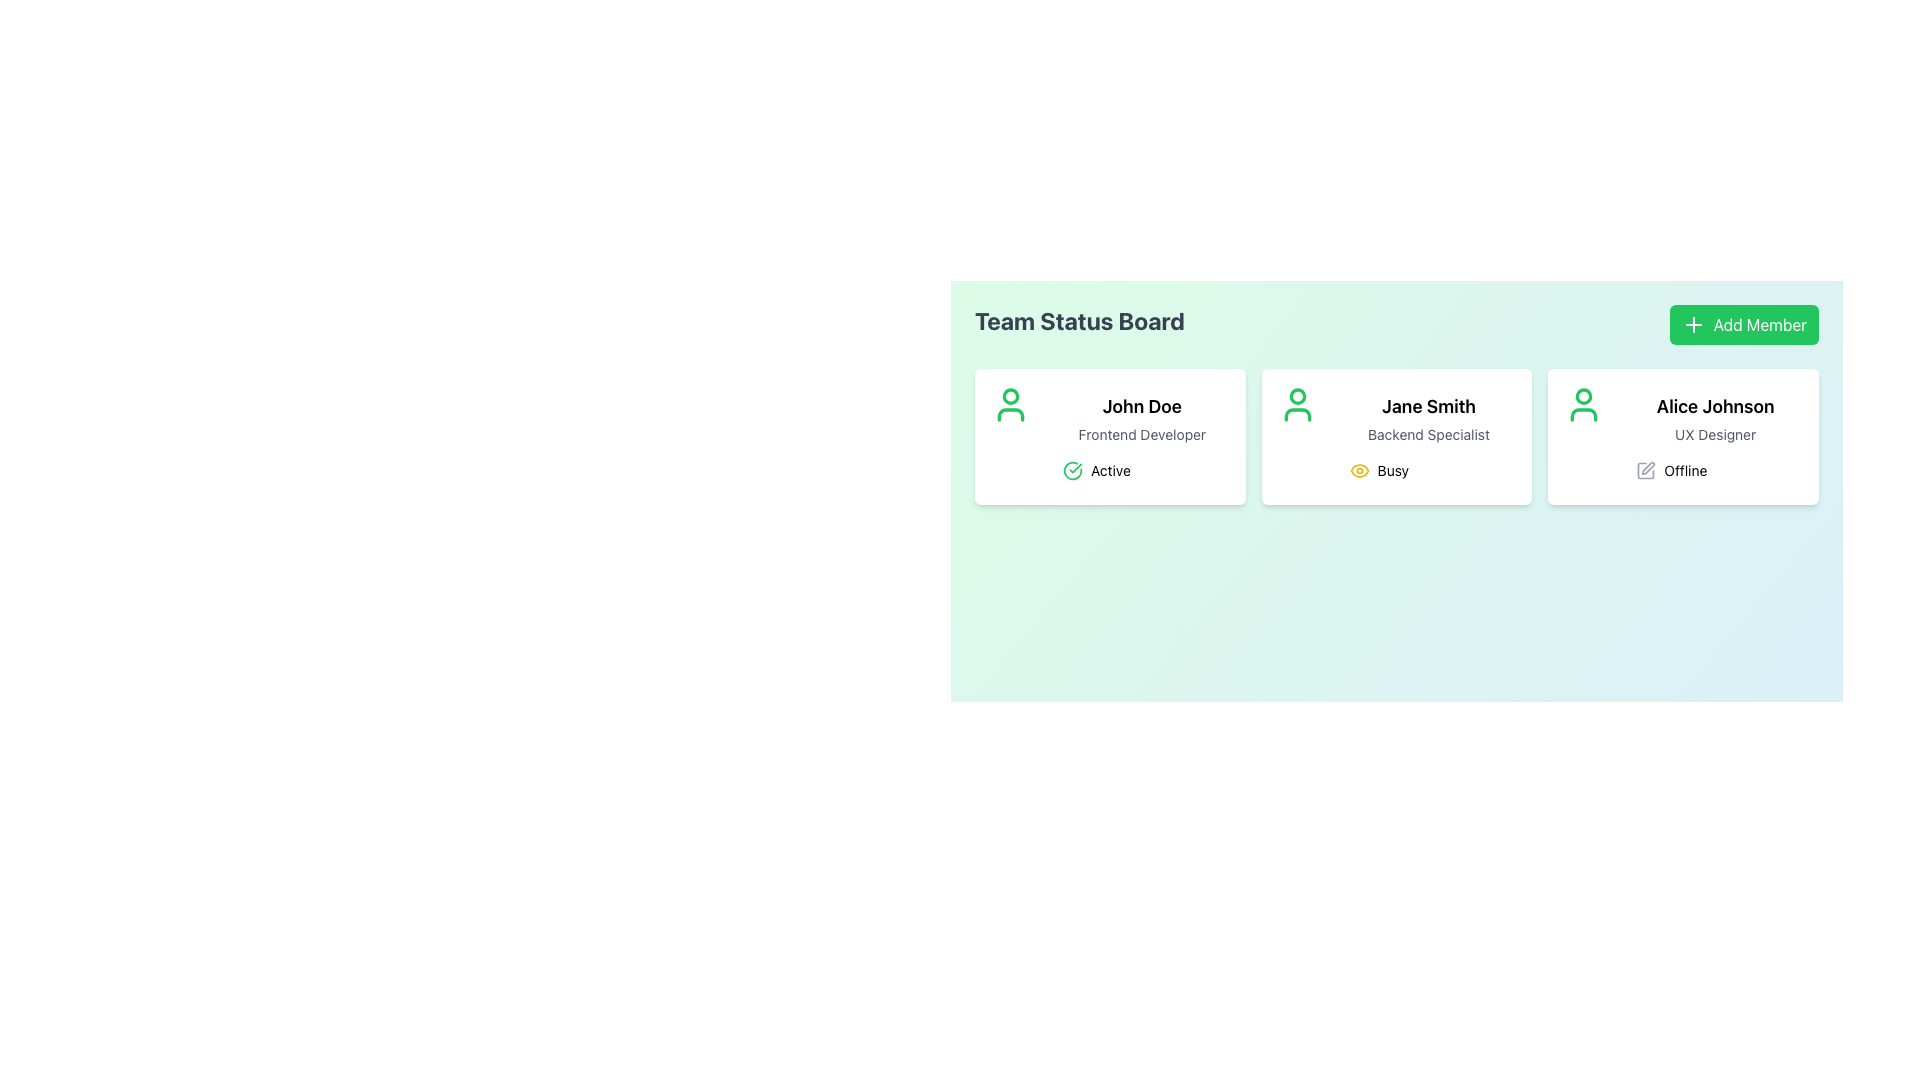 This screenshot has height=1080, width=1920. Describe the element at coordinates (1743, 323) in the screenshot. I see `keyboard navigation` at that location.